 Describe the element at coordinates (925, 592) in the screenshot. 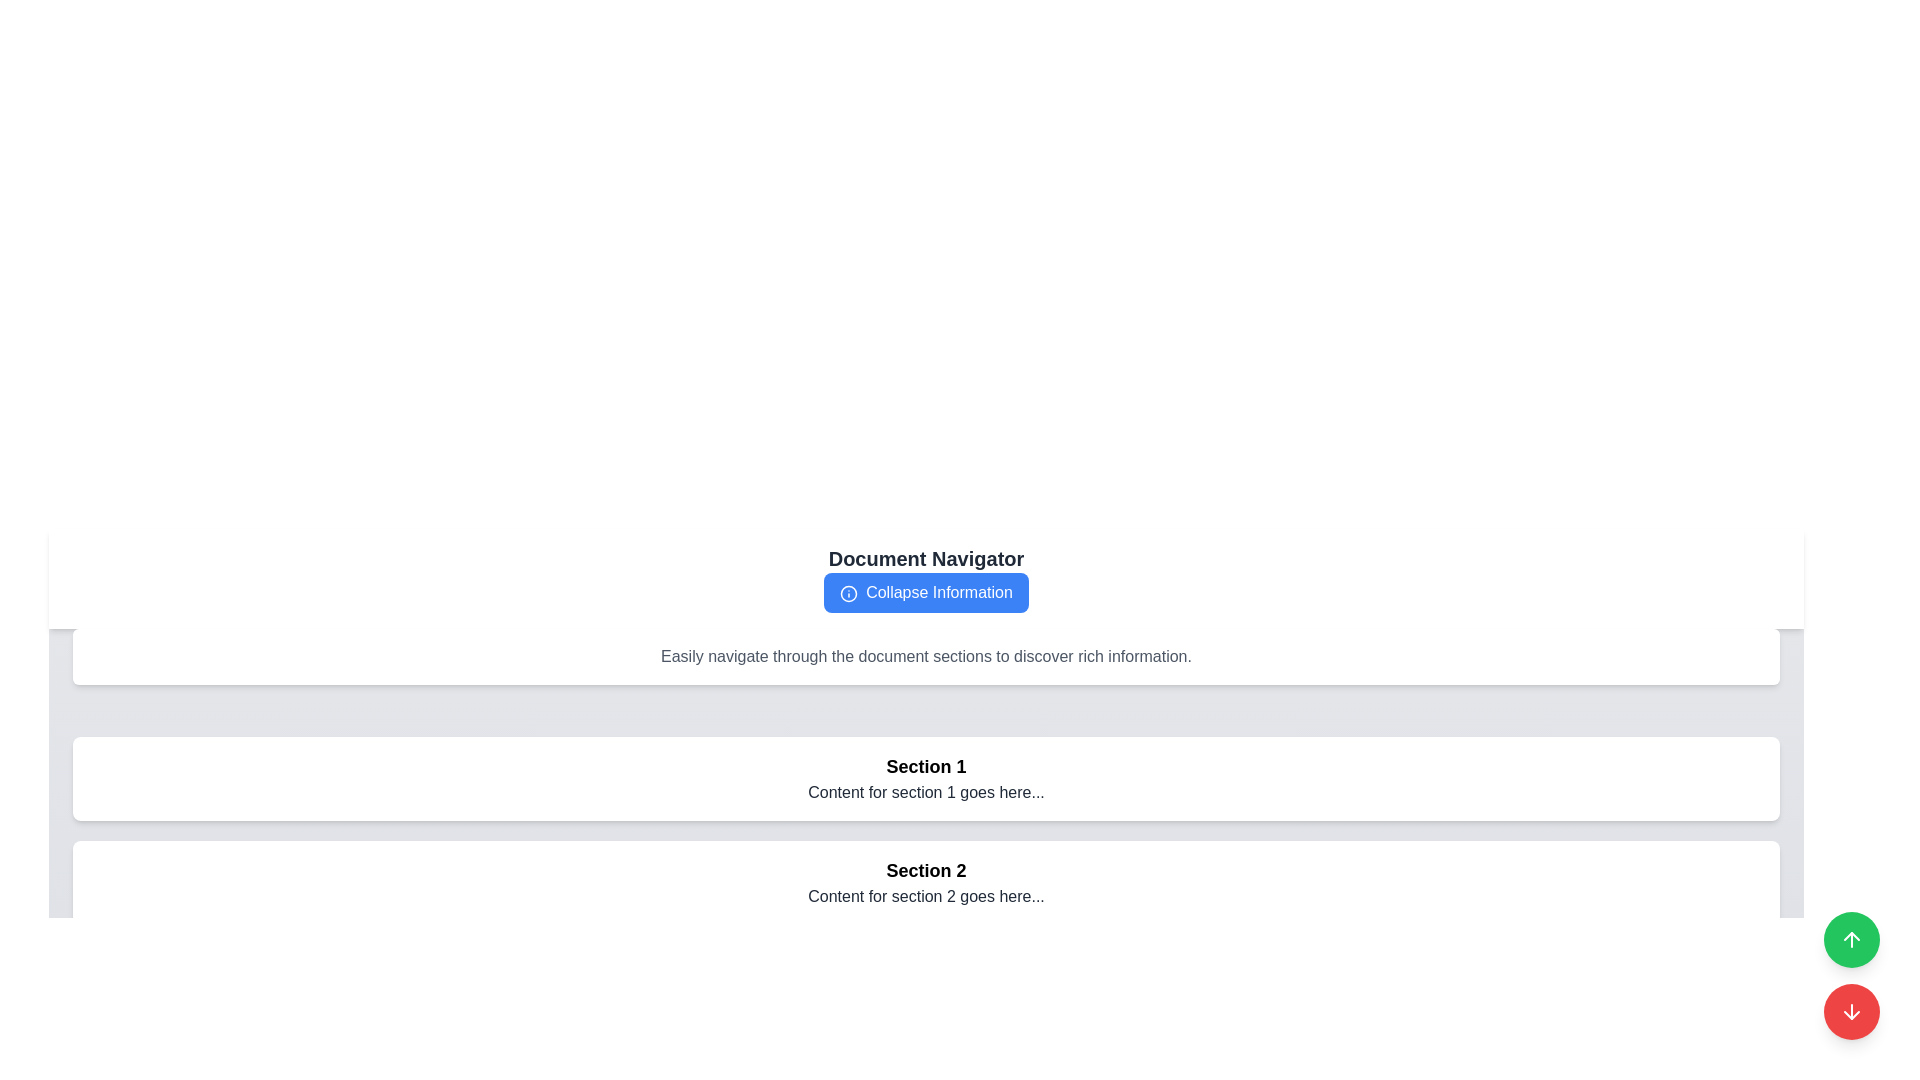

I see `the button with a blue background and white text reading 'Collapse Information'` at that location.